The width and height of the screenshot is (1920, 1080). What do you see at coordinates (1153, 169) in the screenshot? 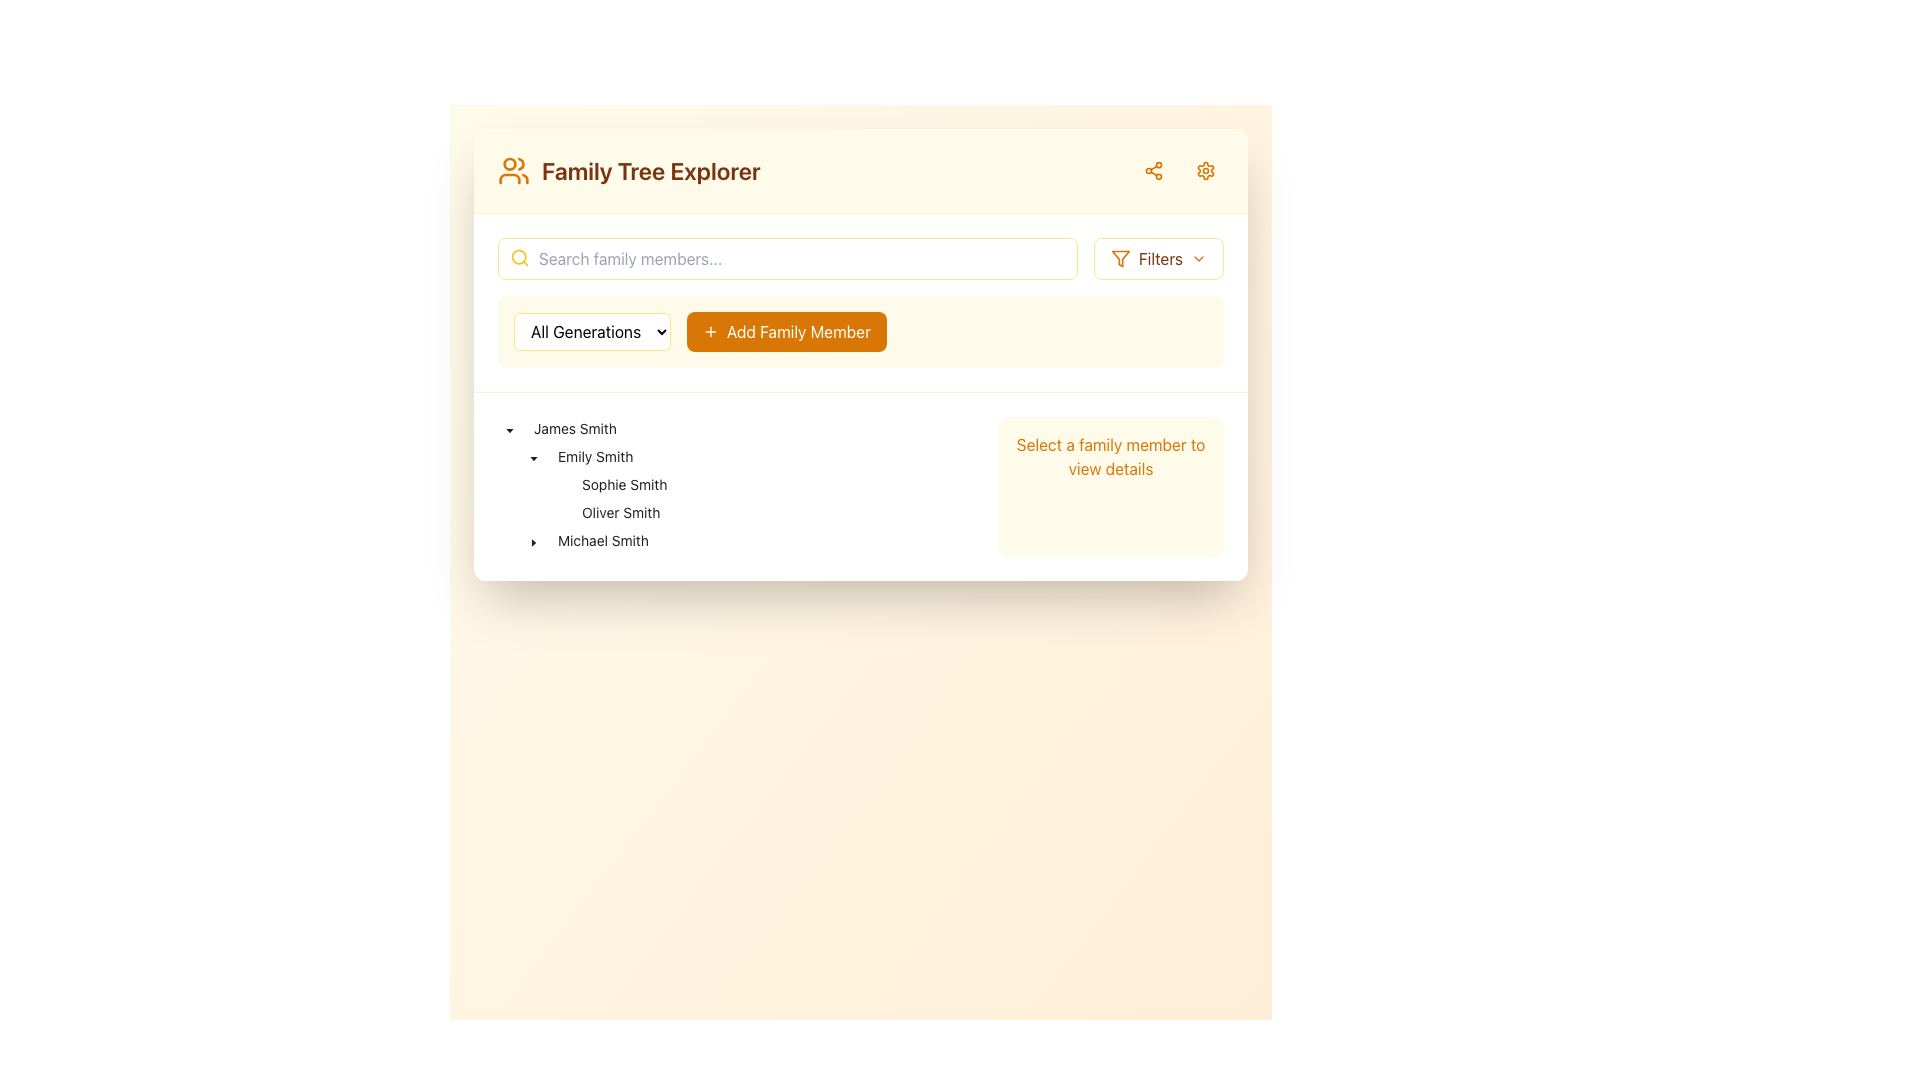
I see `the share icon button, which is a small bright amber SVG icon with three interconnected circles located at the top-right corner of the interface` at bounding box center [1153, 169].